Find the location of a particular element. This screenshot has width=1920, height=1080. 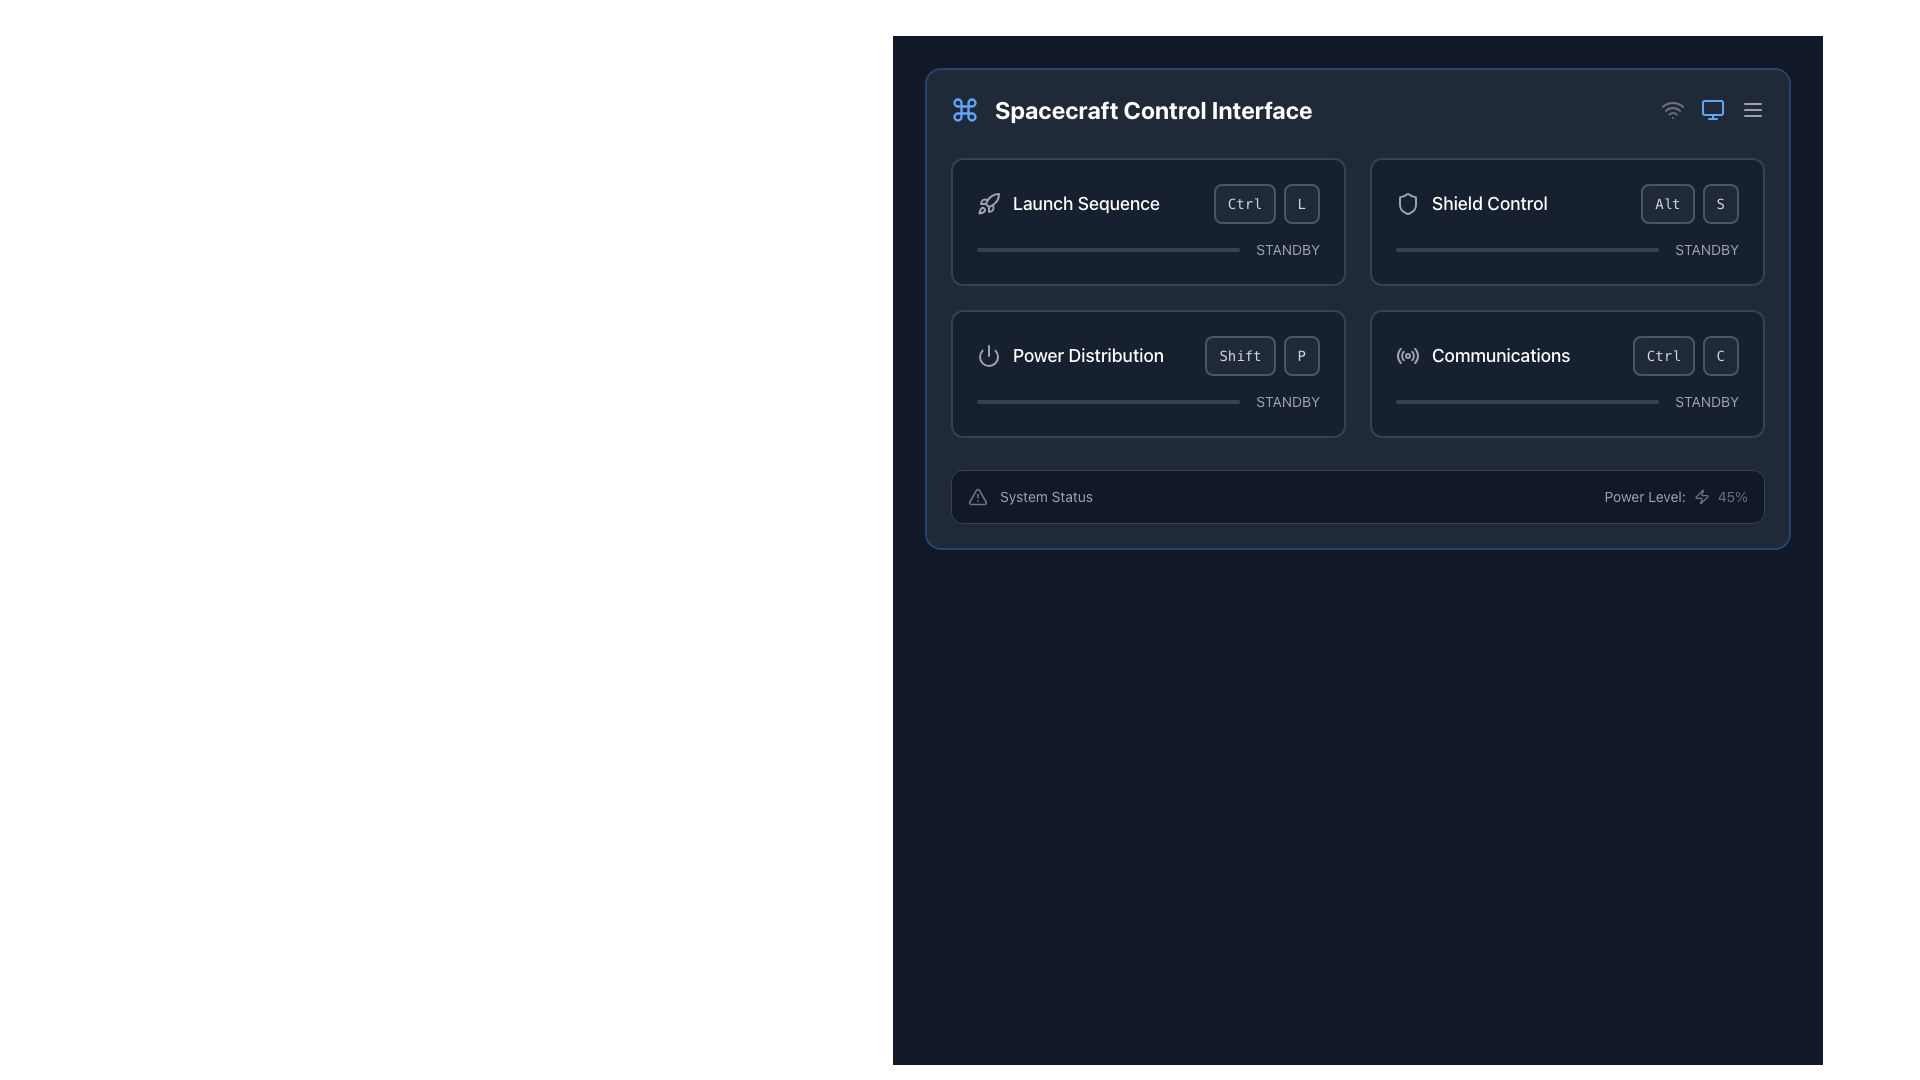

the minimalistic menu icon button located in the top-right corner of the interface is located at coordinates (1751, 110).